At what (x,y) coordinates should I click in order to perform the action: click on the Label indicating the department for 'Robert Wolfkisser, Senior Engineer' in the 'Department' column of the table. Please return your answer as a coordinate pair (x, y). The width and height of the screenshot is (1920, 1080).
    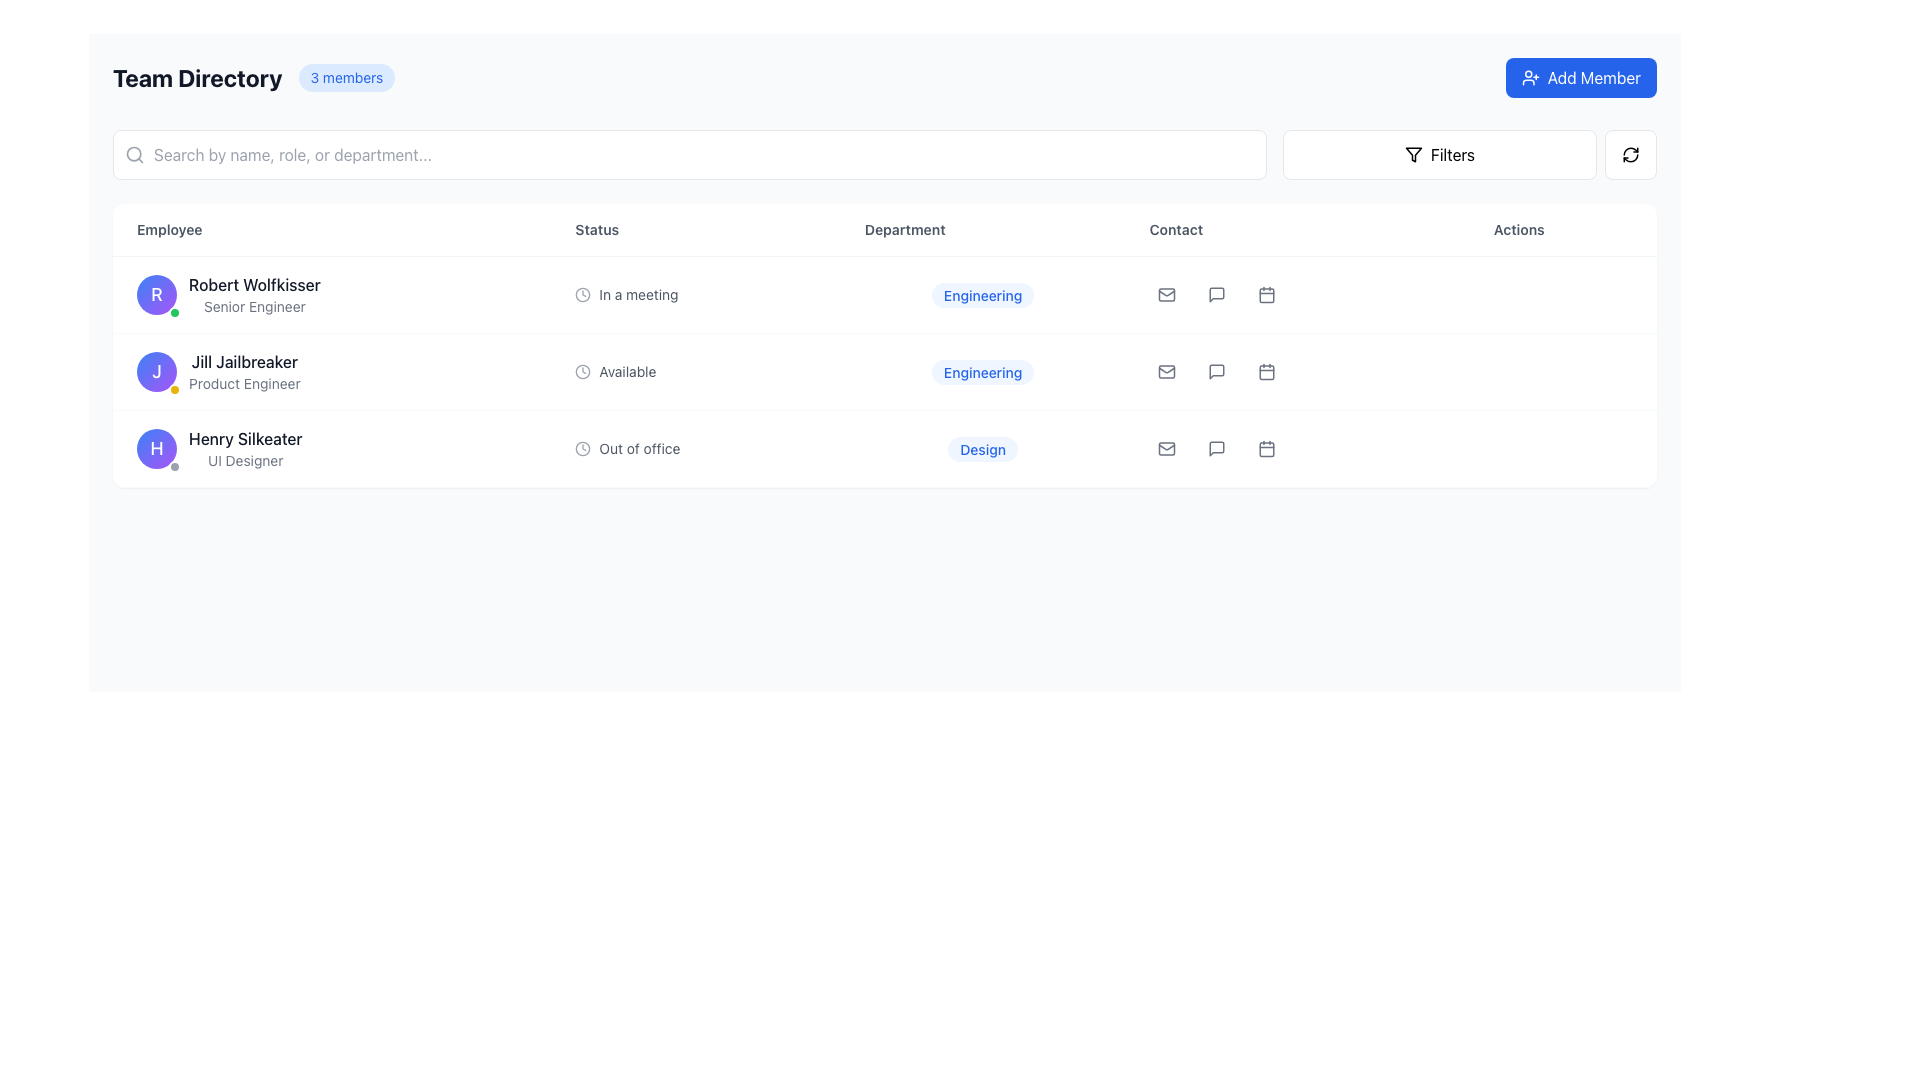
    Looking at the image, I should click on (983, 294).